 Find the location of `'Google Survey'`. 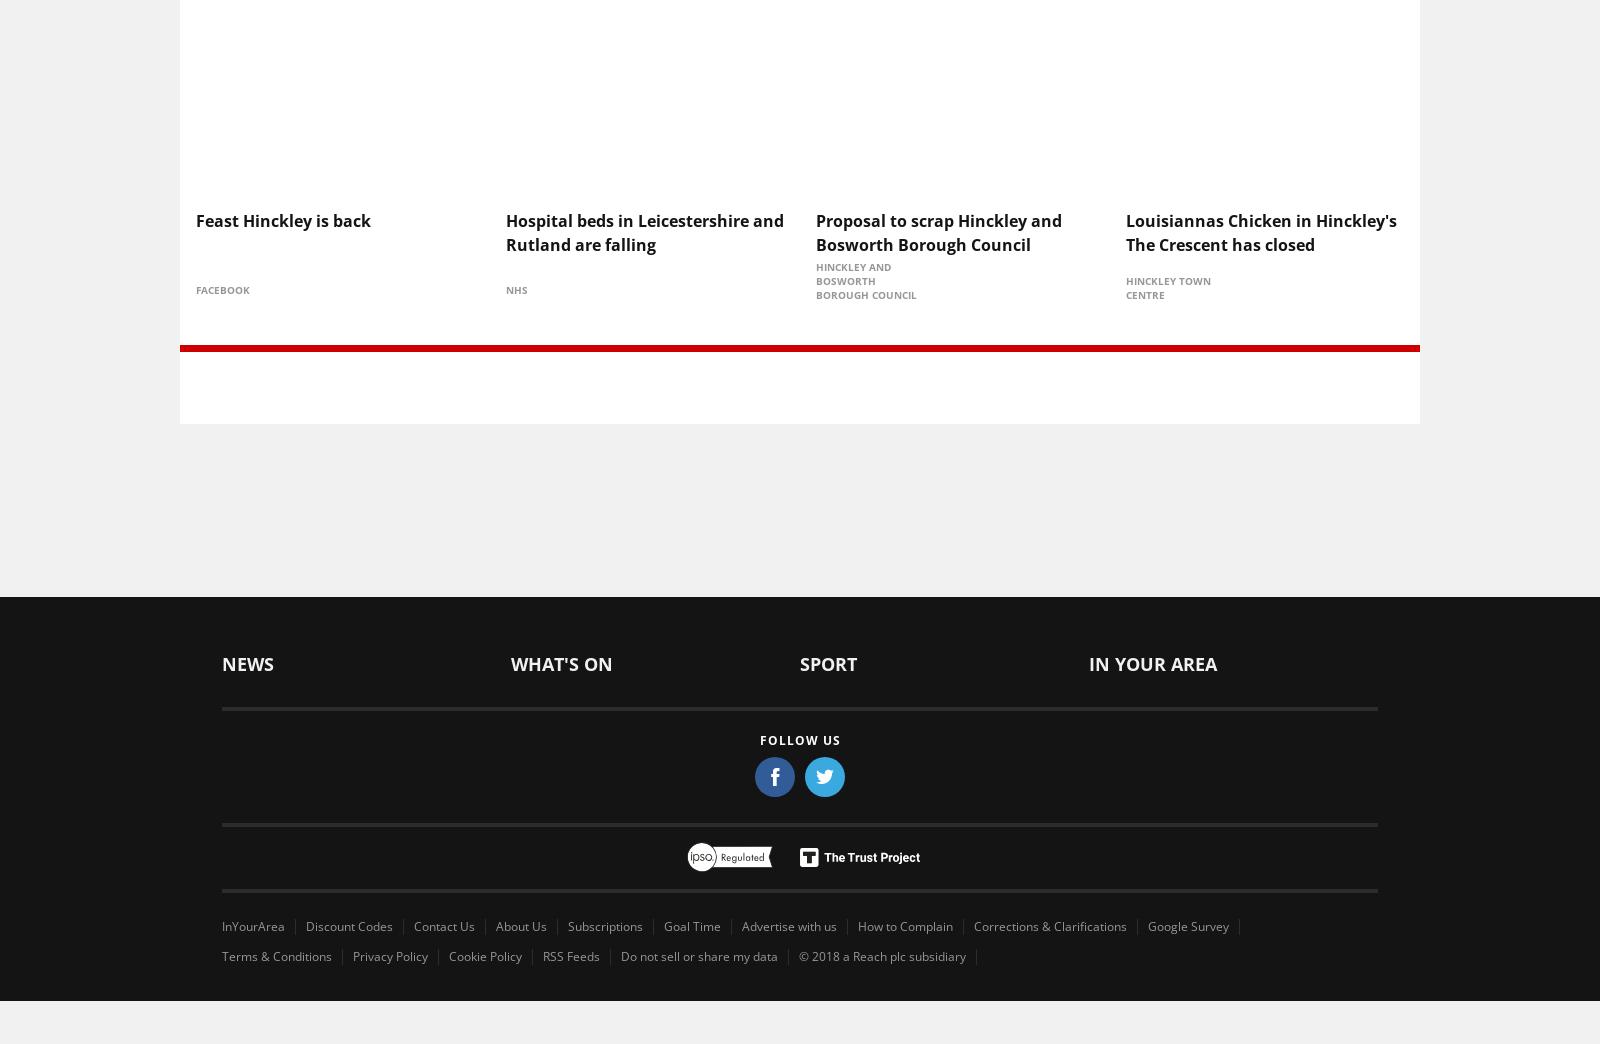

'Google Survey' is located at coordinates (1188, 924).